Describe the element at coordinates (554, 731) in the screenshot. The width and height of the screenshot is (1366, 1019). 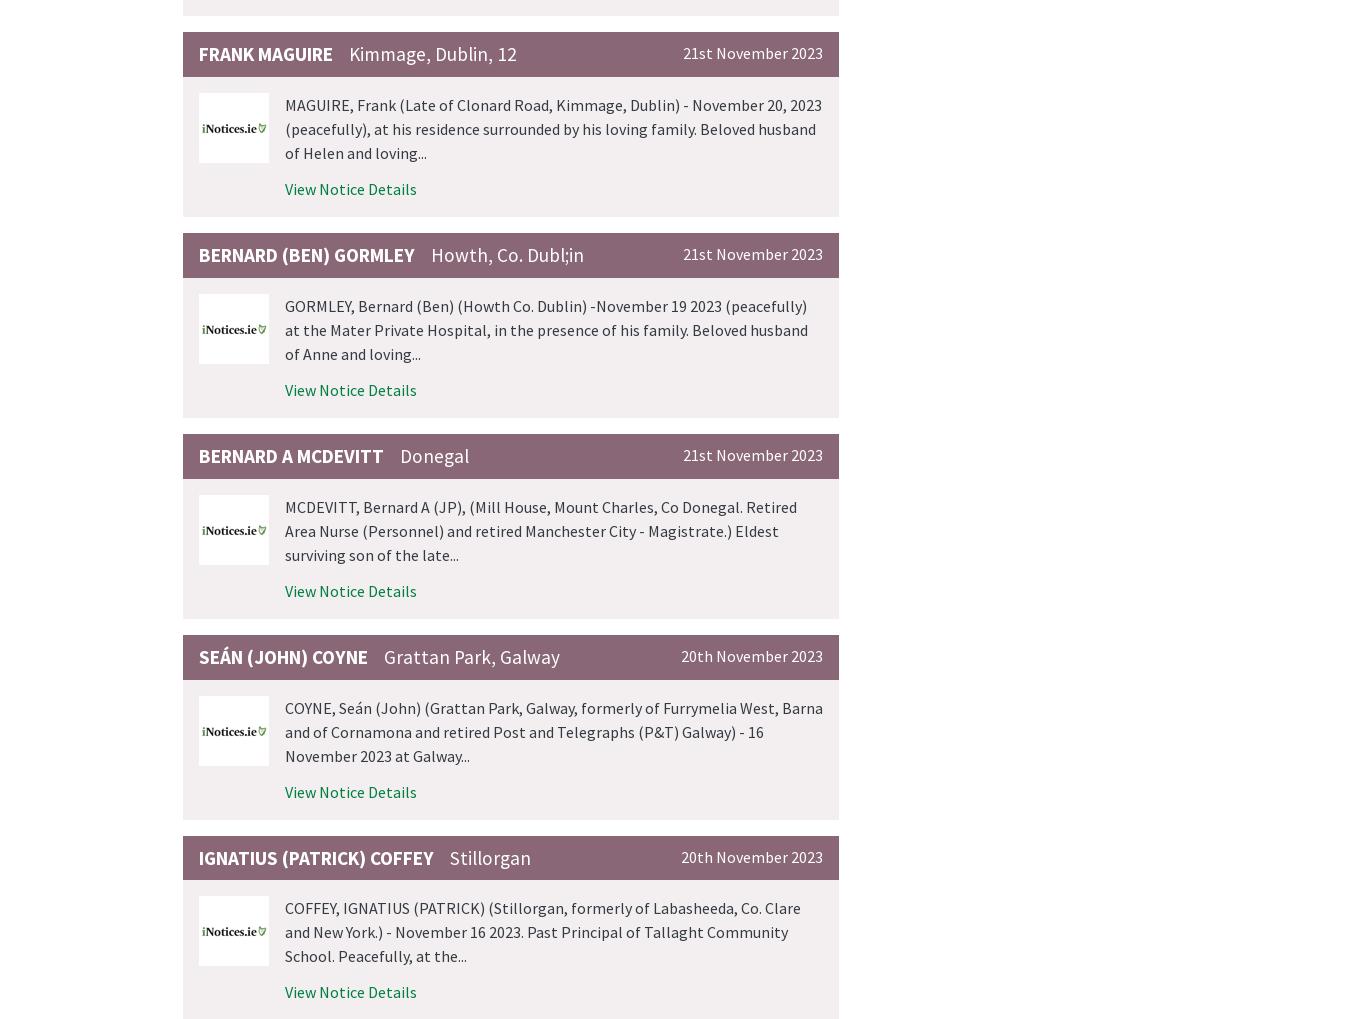
I see `'COYNE, Seán (John)                     (Grattan Park, Galway, formerly of Furrymelia West, Barna and of Cornamona and retired Post and Telegraphs (P&T) Galway) - 16 November 2023 at Galway...'` at that location.